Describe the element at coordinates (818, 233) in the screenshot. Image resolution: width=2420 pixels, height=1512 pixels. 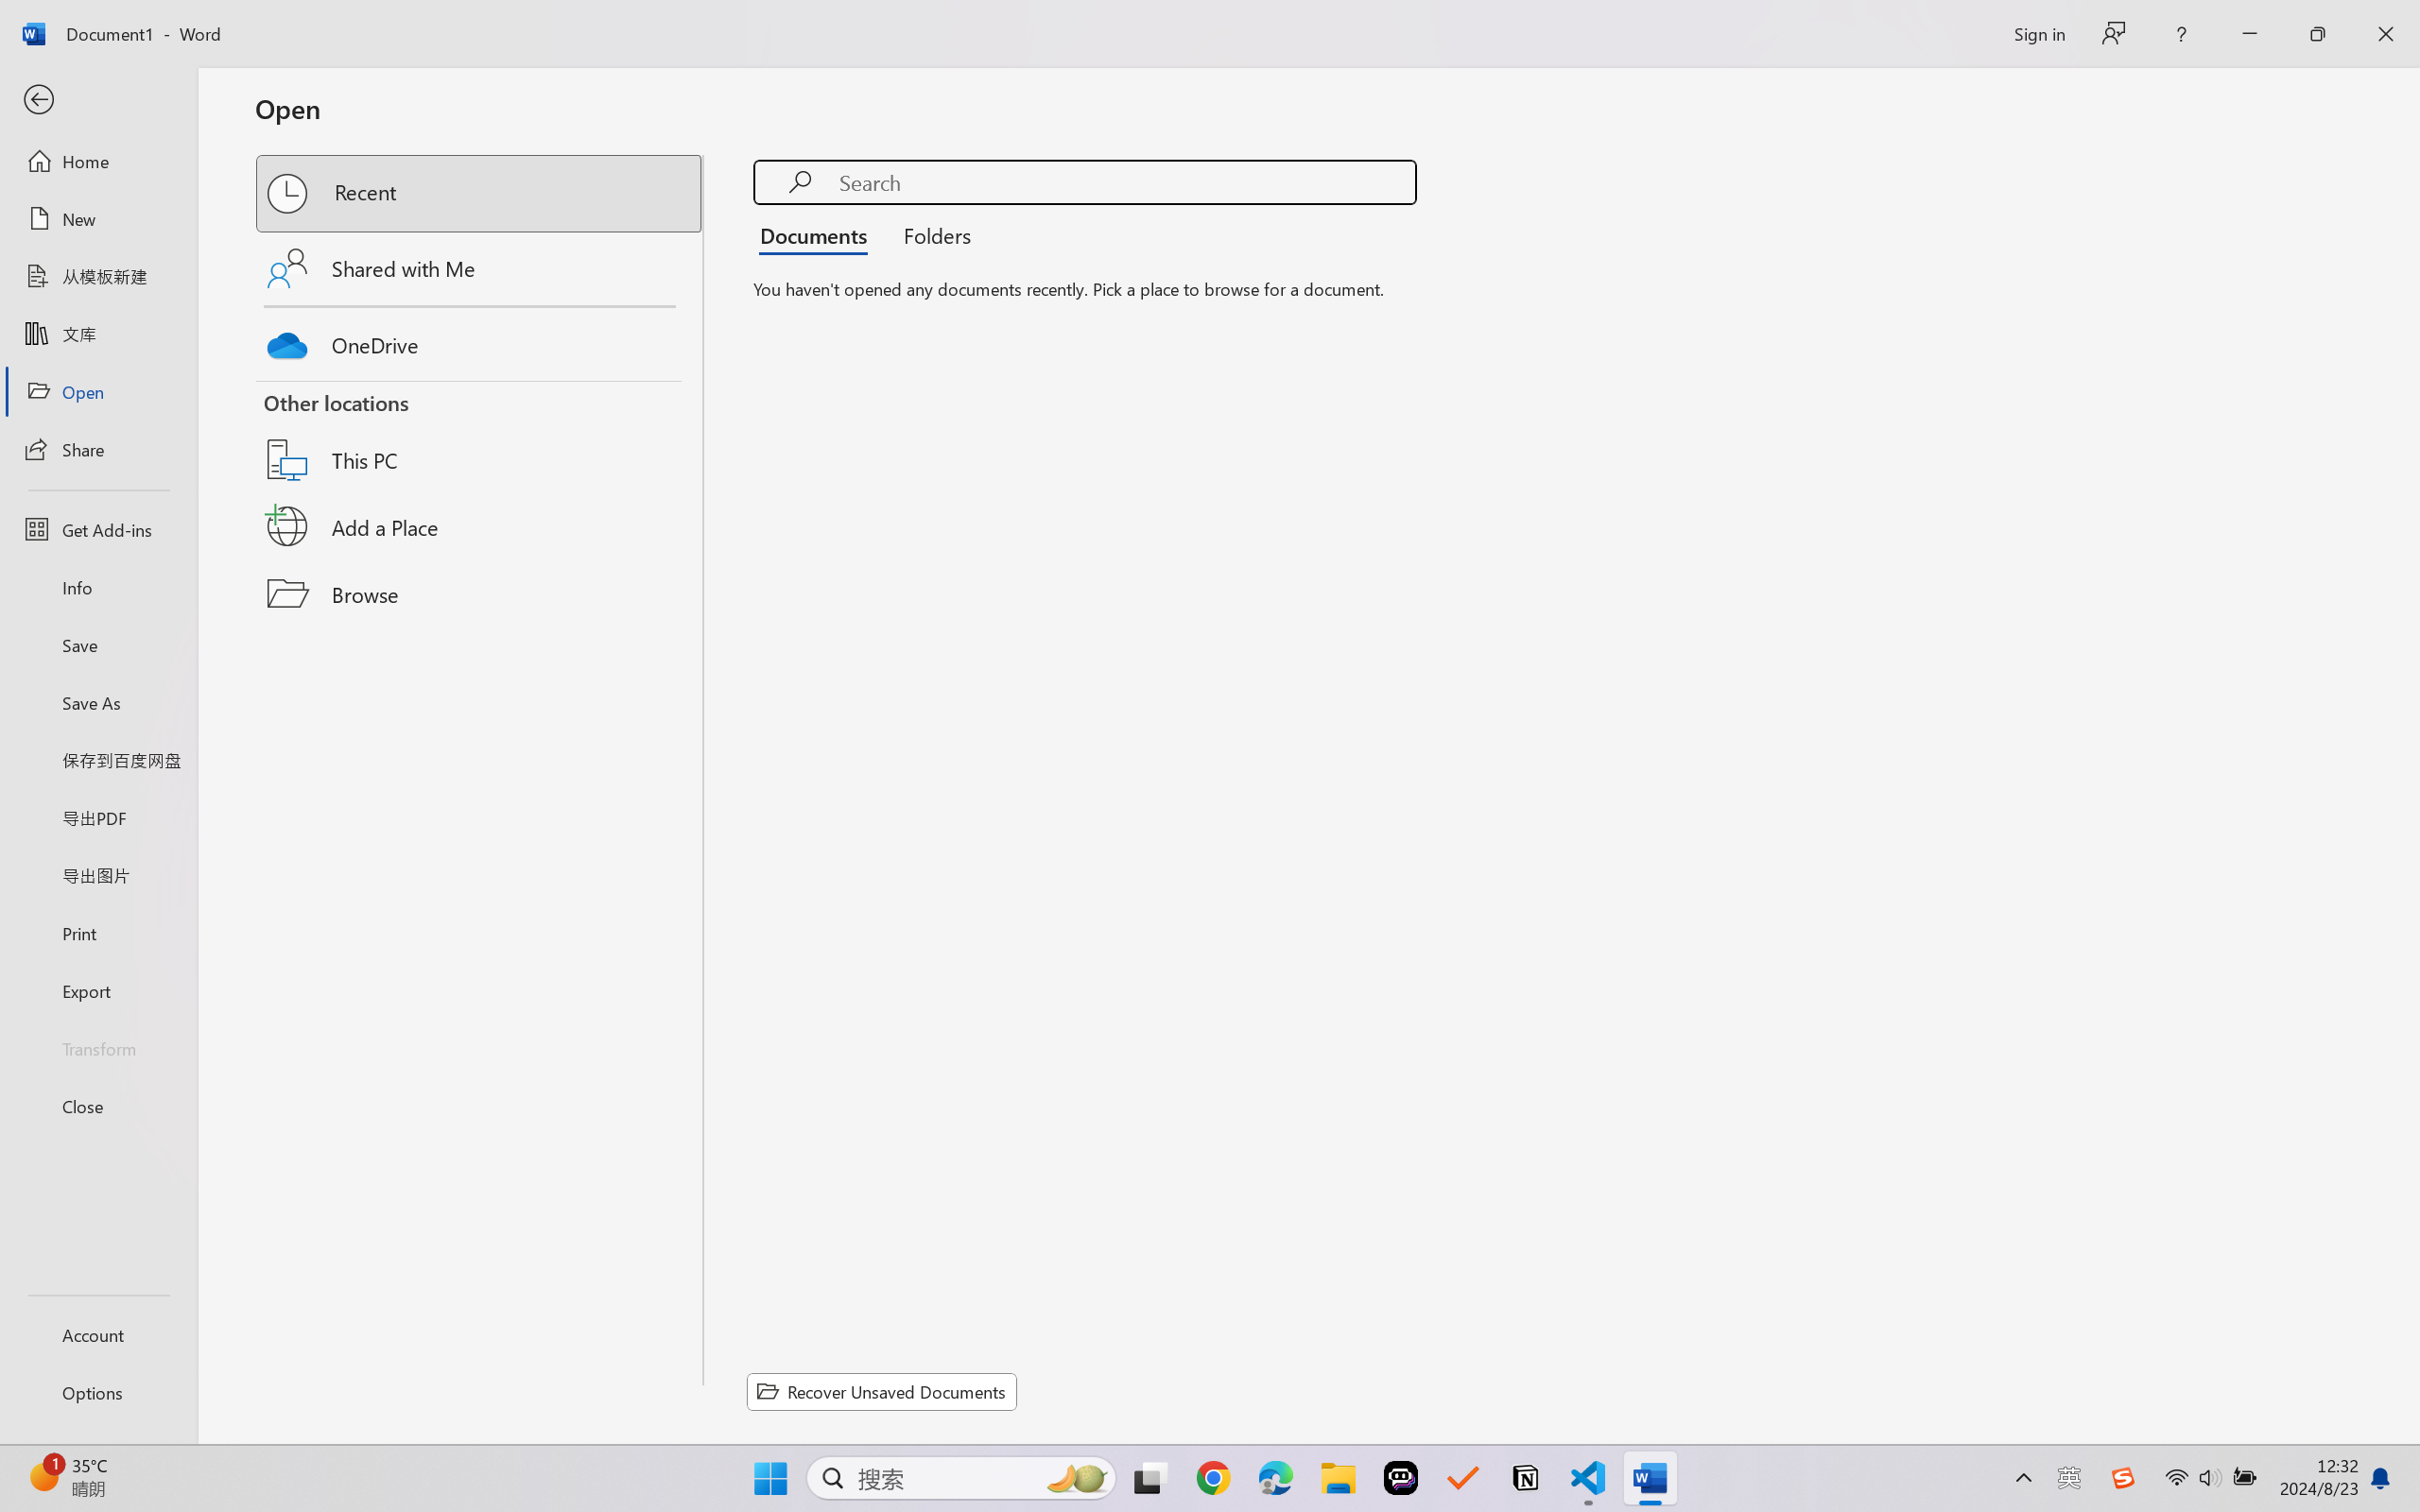
I see `'Documents'` at that location.